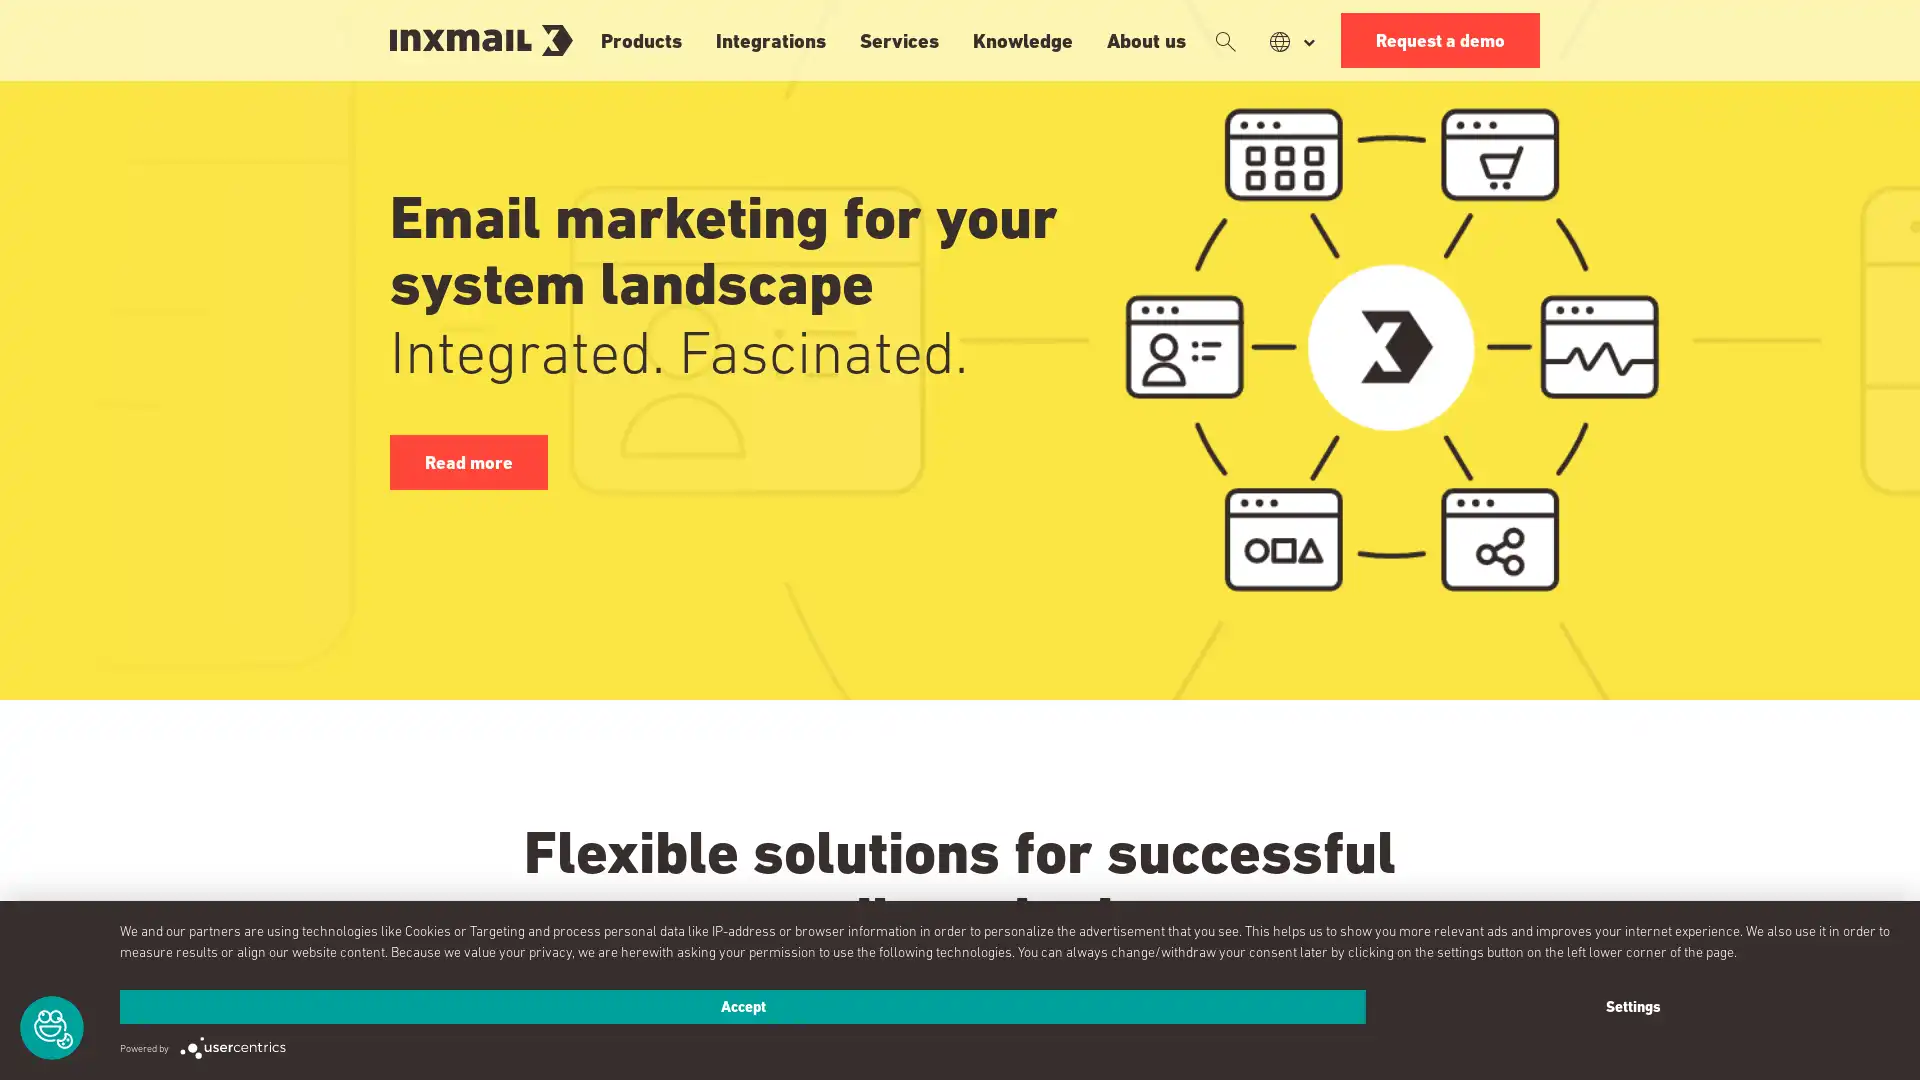  Describe the element at coordinates (1632, 1006) in the screenshot. I see `Settings` at that location.